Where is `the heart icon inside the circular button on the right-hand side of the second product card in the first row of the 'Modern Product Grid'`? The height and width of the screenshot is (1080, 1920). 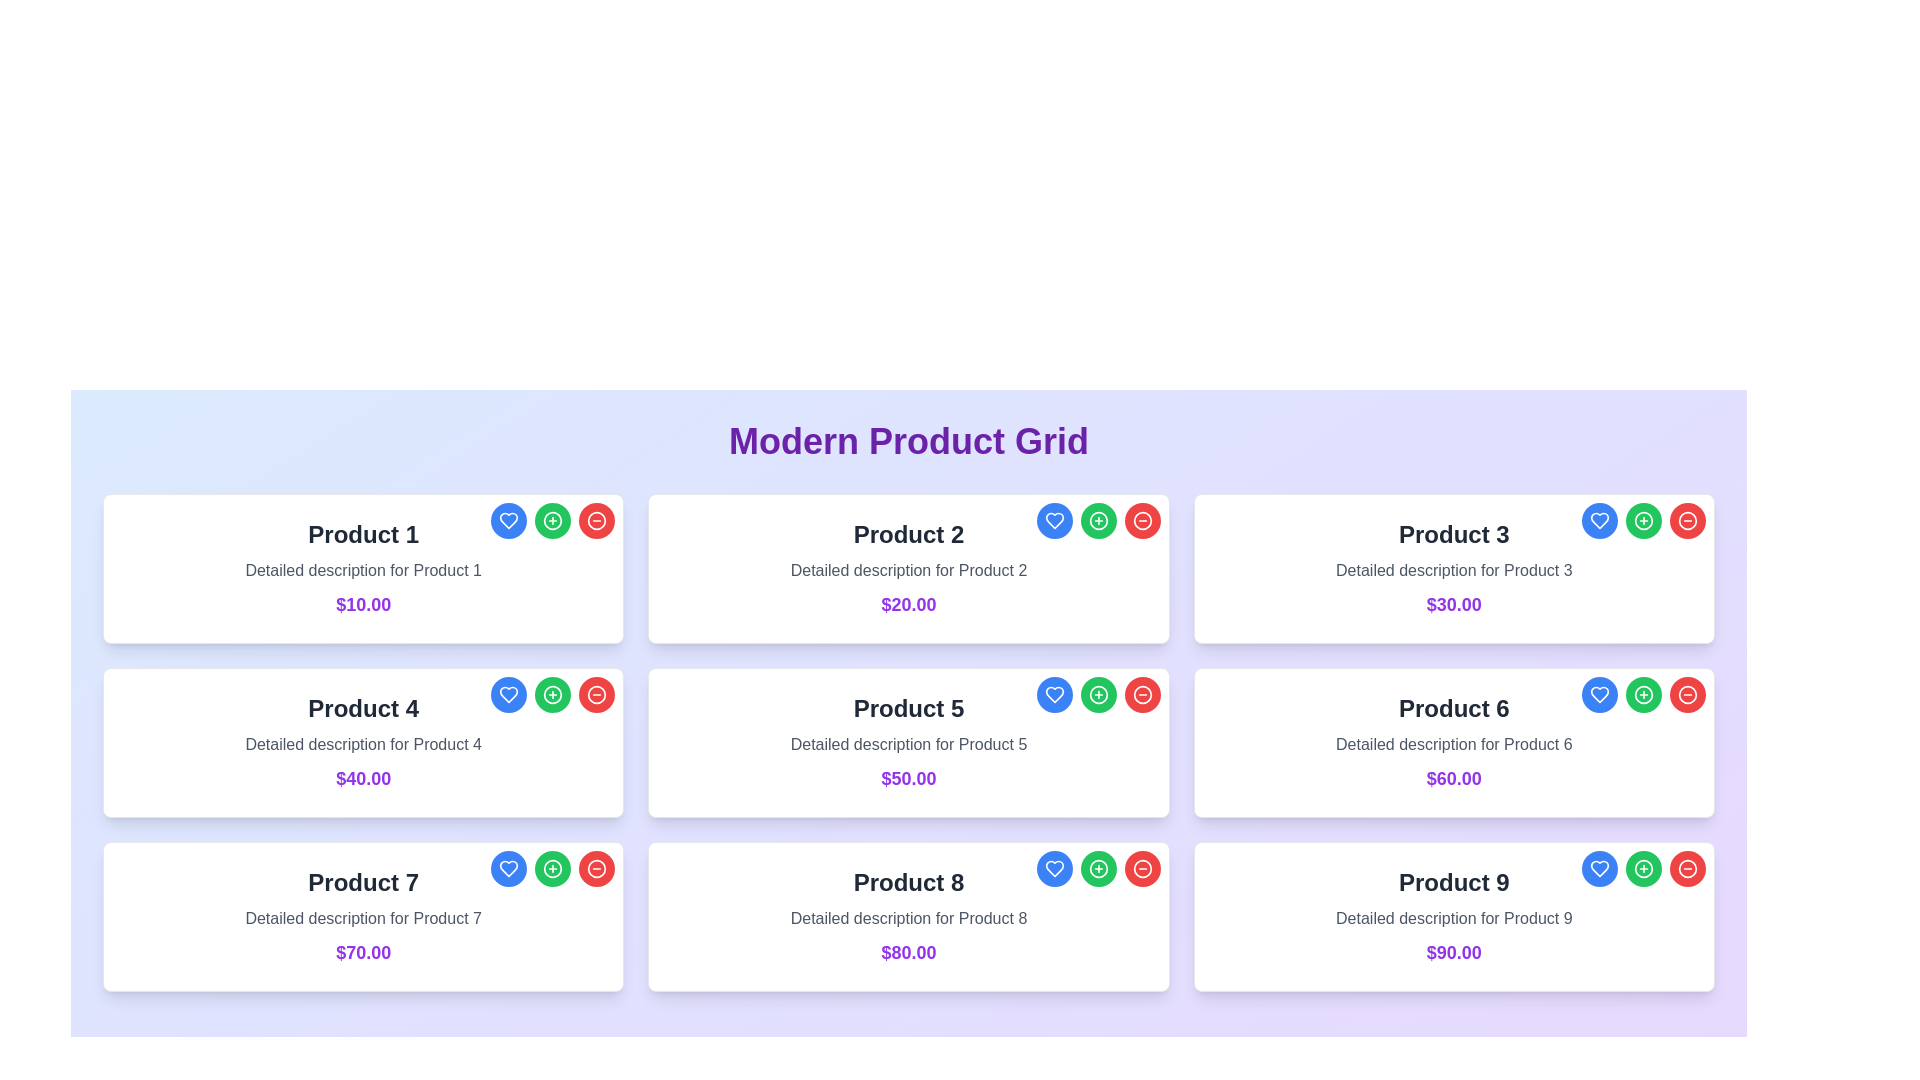
the heart icon inside the circular button on the right-hand side of the second product card in the first row of the 'Modern Product Grid' is located at coordinates (1053, 519).